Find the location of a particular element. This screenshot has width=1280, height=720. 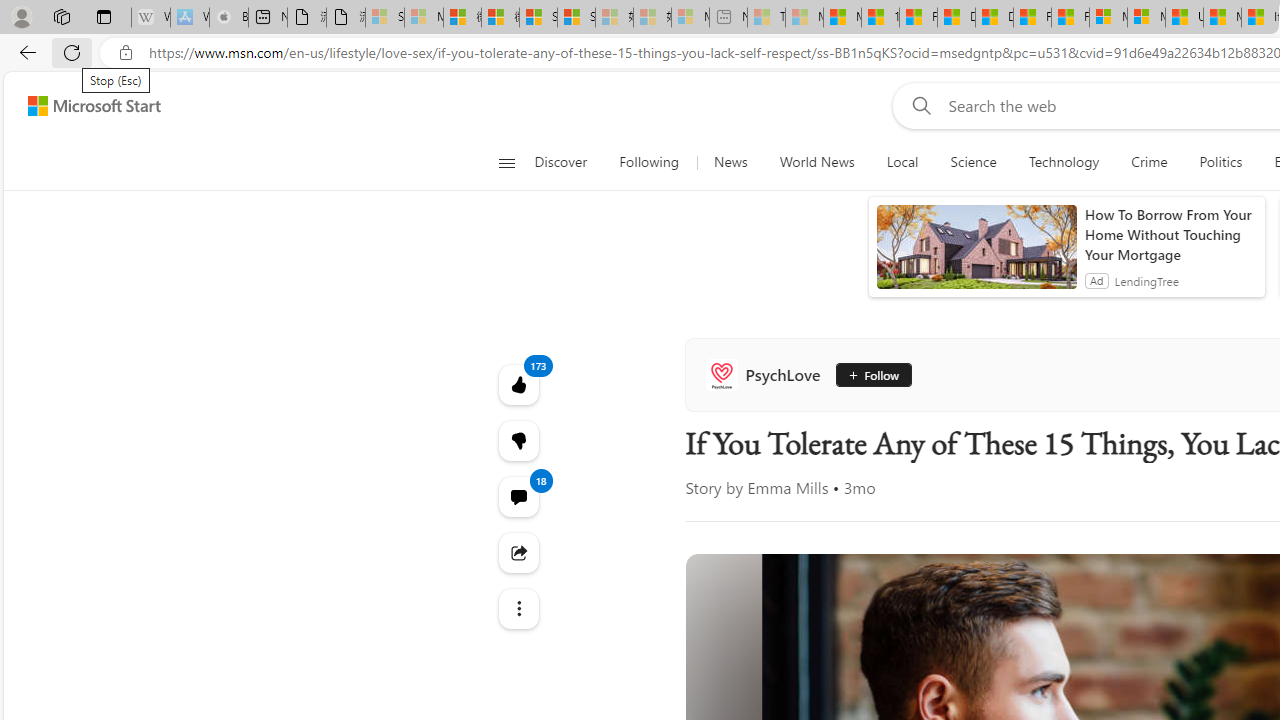

'Marine life - MSN - Sleeping' is located at coordinates (804, 17).